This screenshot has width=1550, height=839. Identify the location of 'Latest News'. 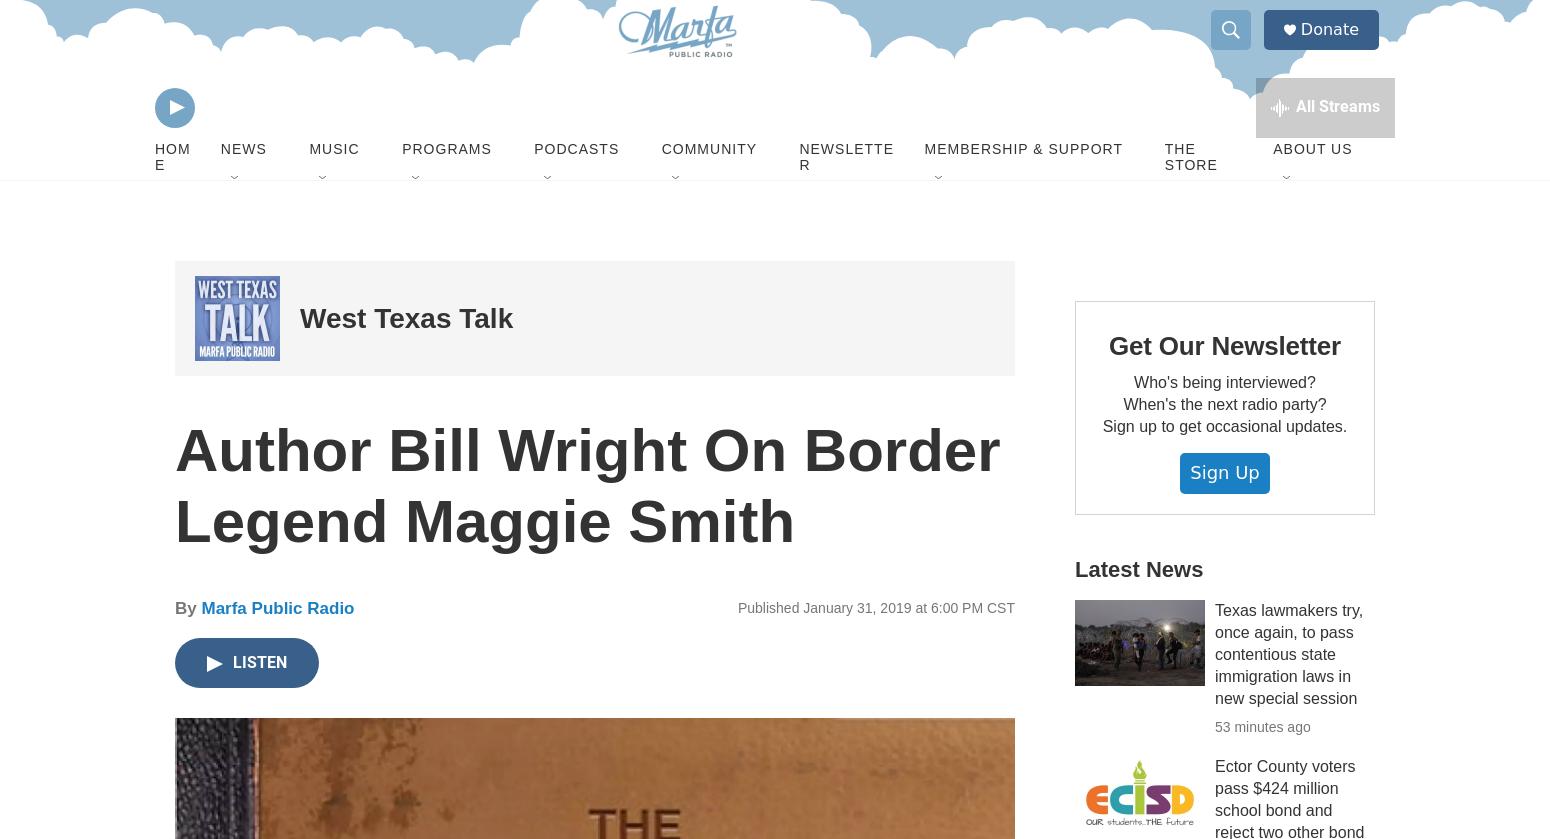
(1137, 617).